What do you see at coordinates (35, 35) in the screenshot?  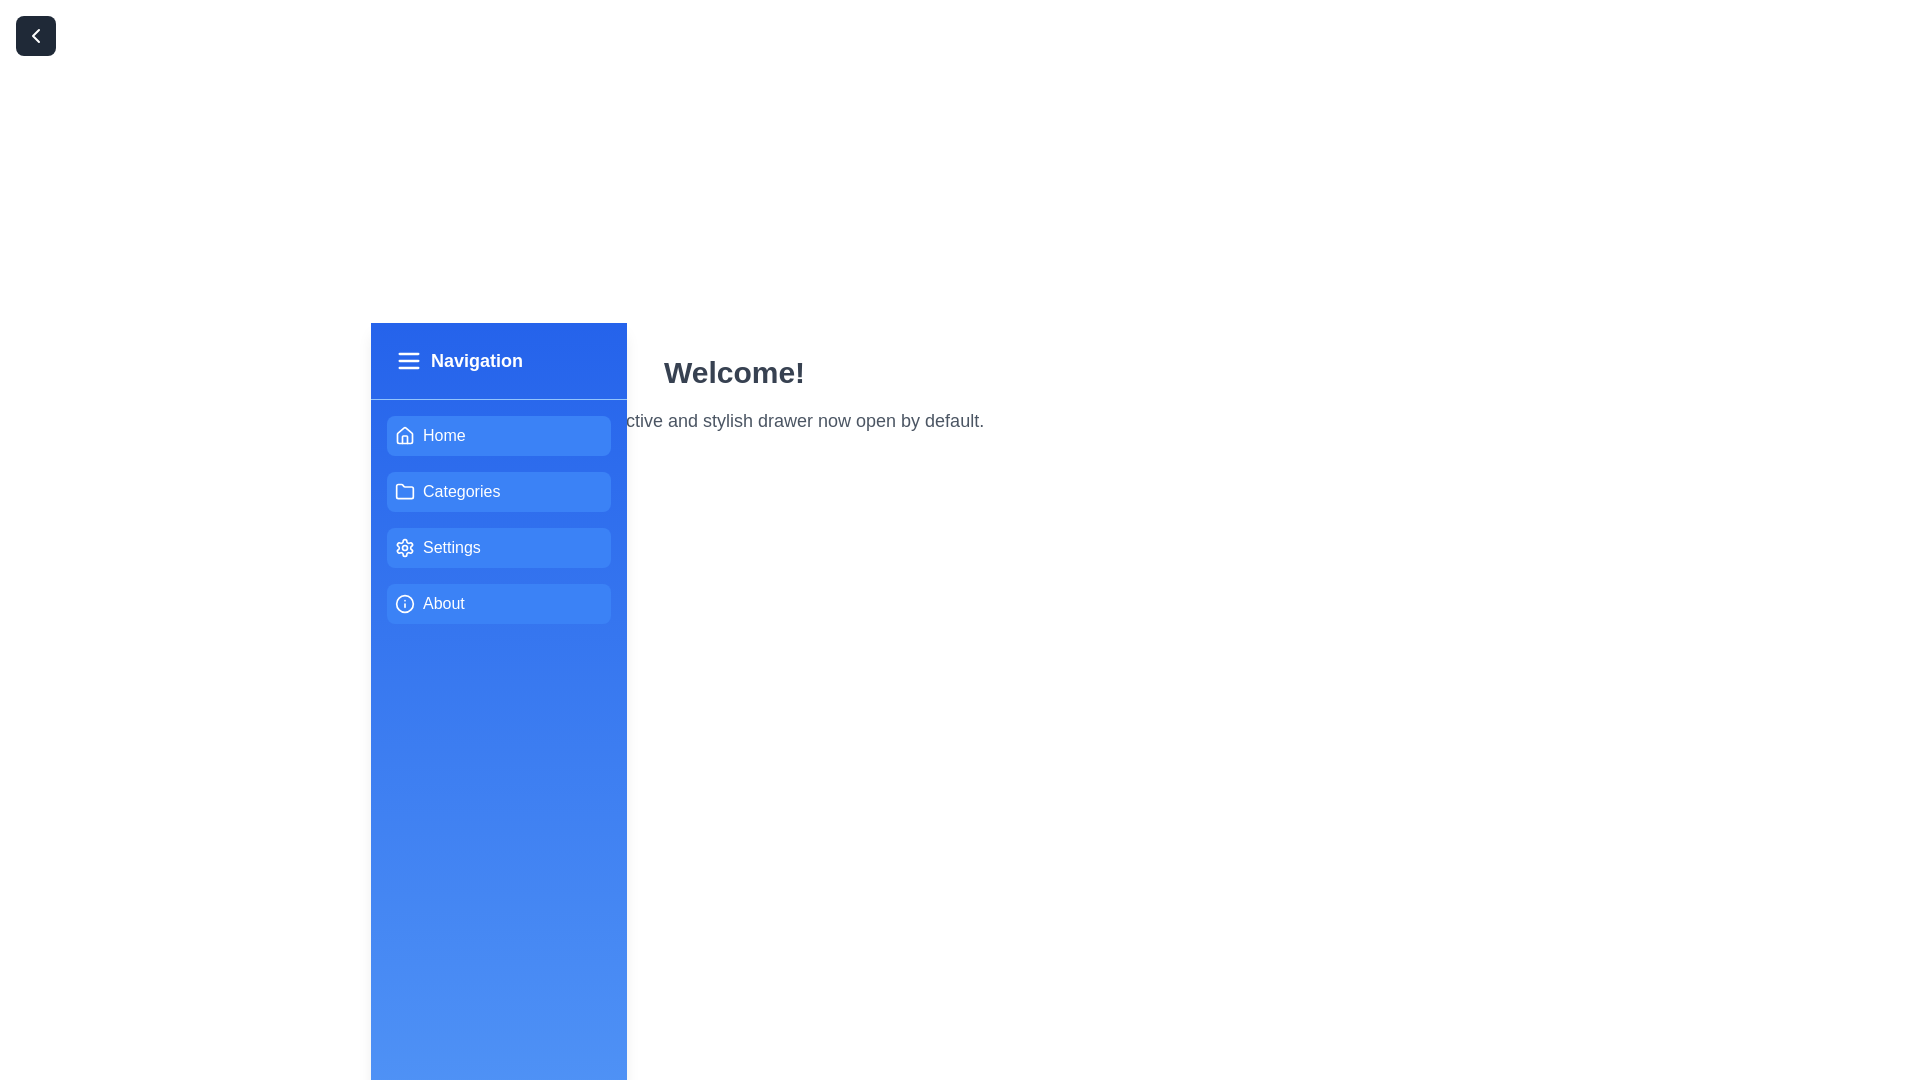 I see `the chevron icon located within the button at the top-left corner of the layout` at bounding box center [35, 35].